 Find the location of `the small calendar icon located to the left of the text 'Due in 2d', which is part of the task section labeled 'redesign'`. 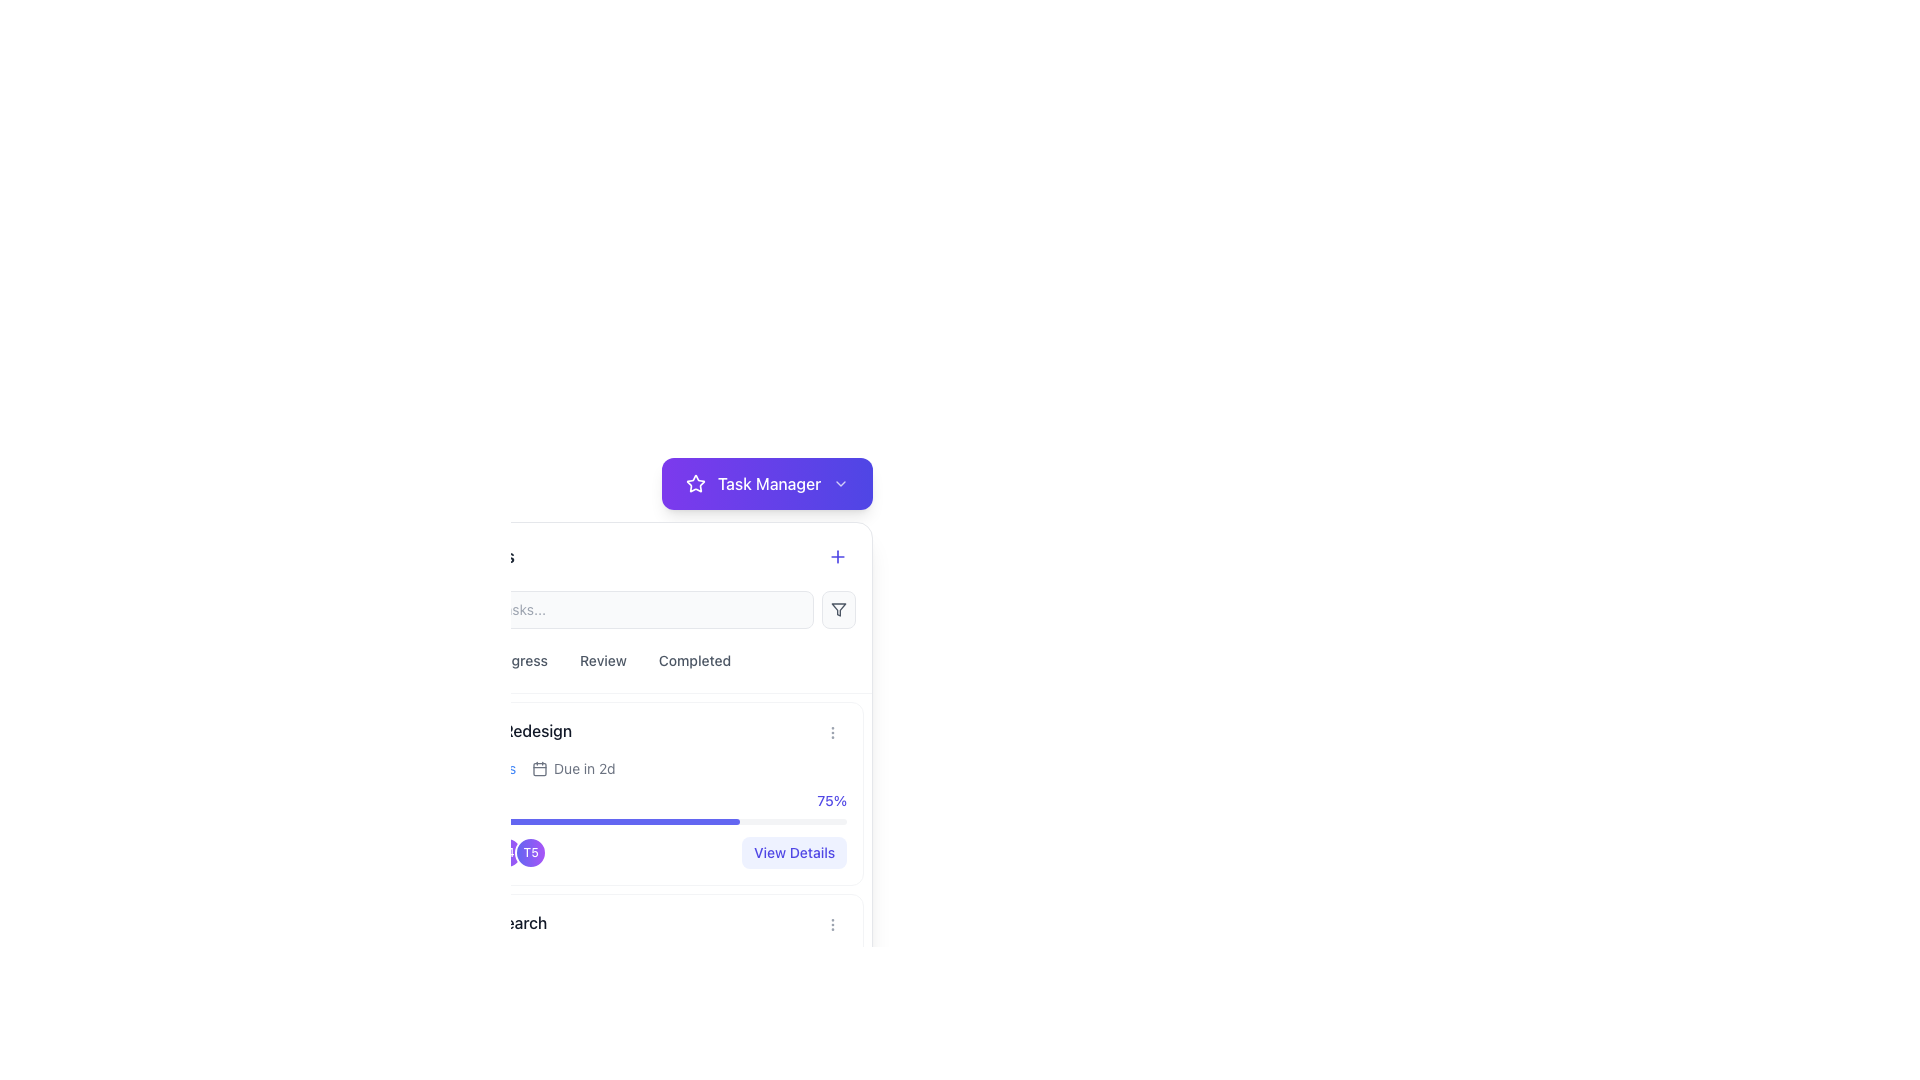

the small calendar icon located to the left of the text 'Due in 2d', which is part of the task section labeled 'redesign' is located at coordinates (540, 767).